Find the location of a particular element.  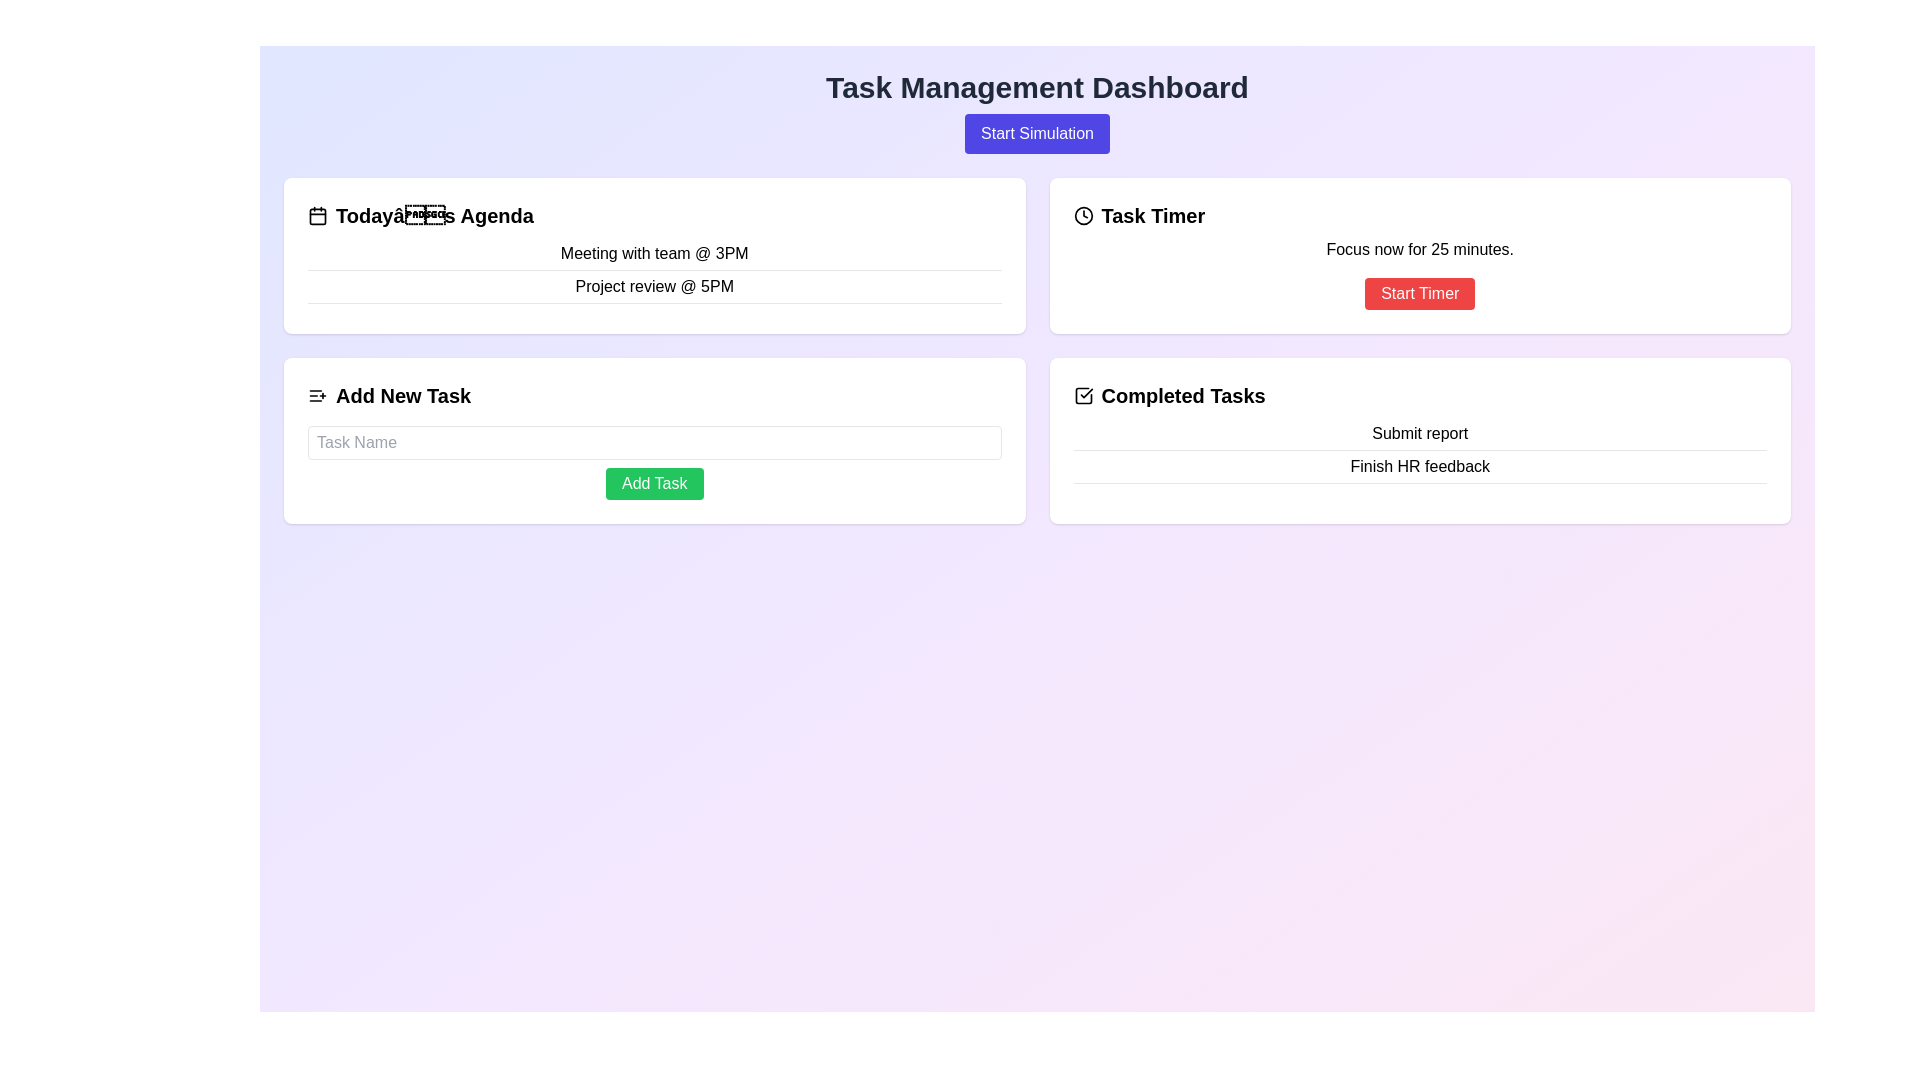

the static text component that serves as the title or header of the dashboard, located near the center of the topmost section of the interface is located at coordinates (1037, 87).